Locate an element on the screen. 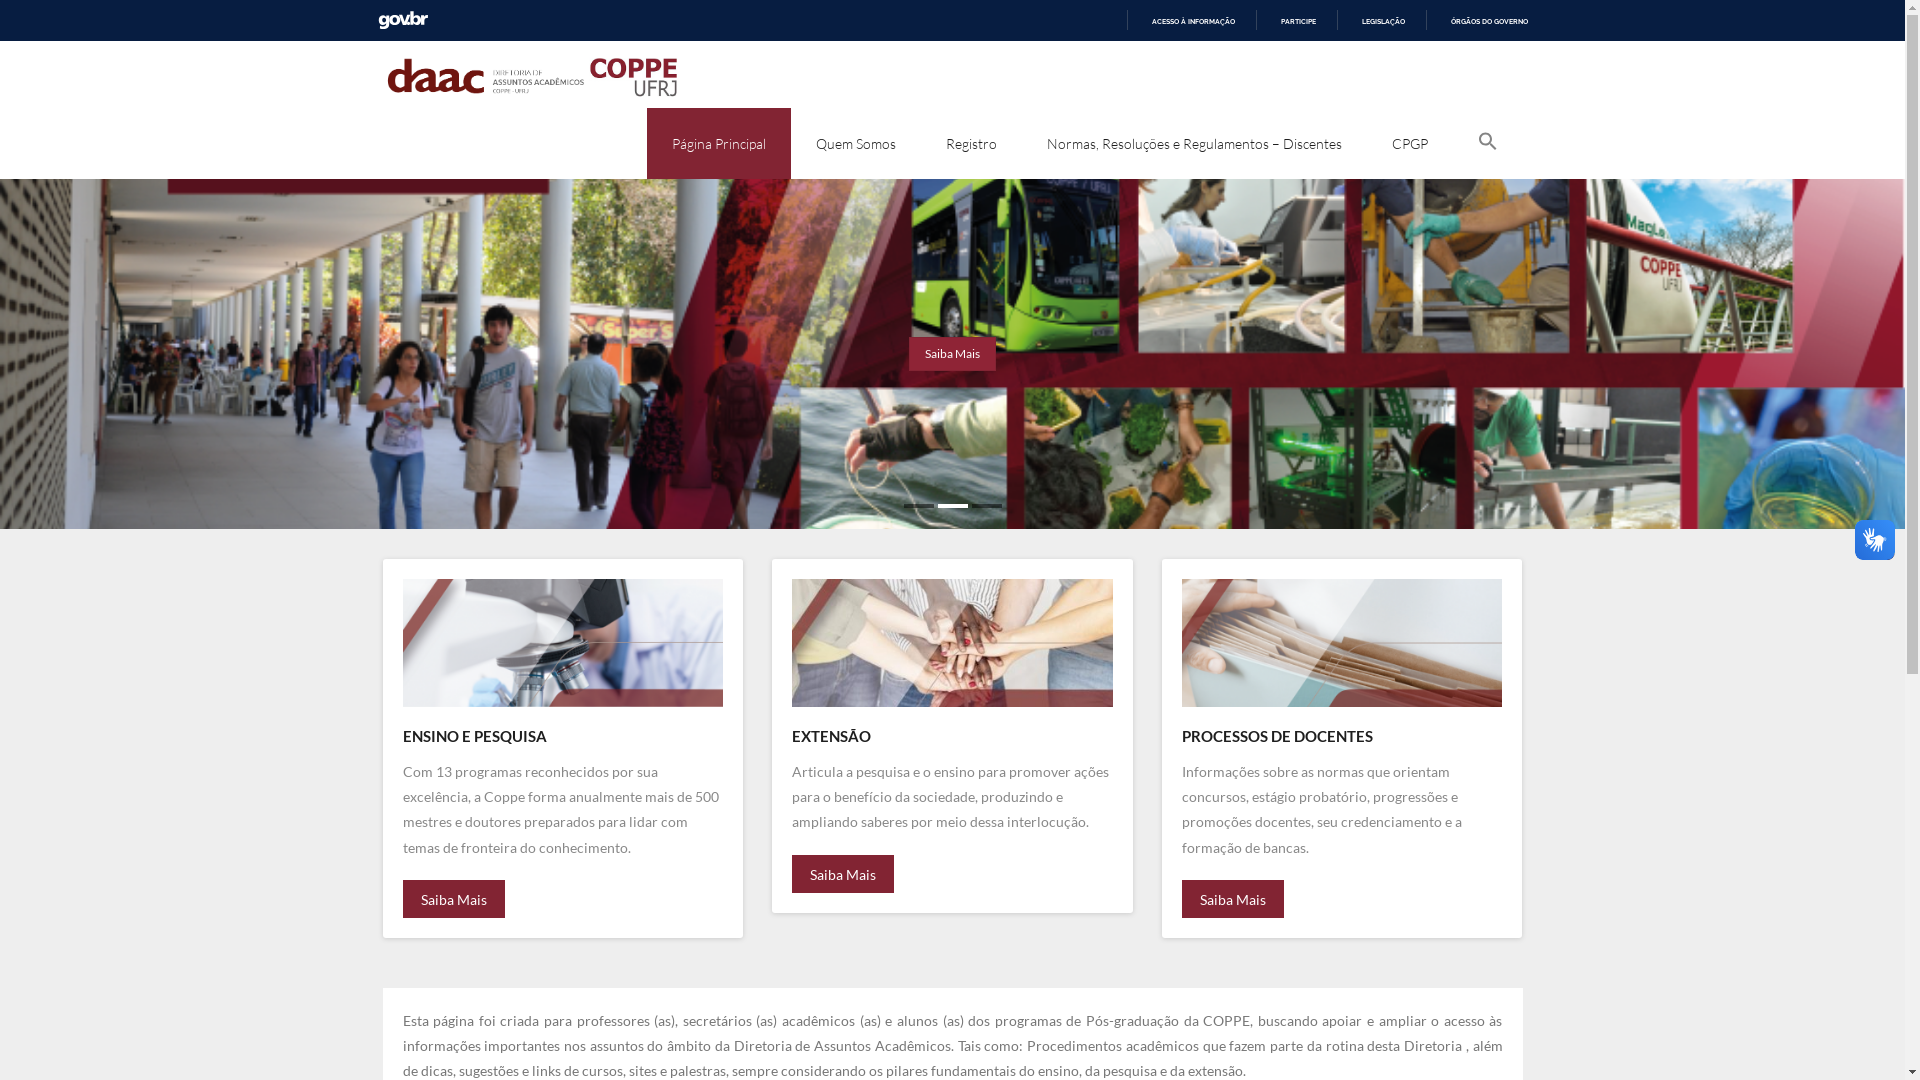  '3' is located at coordinates (987, 504).